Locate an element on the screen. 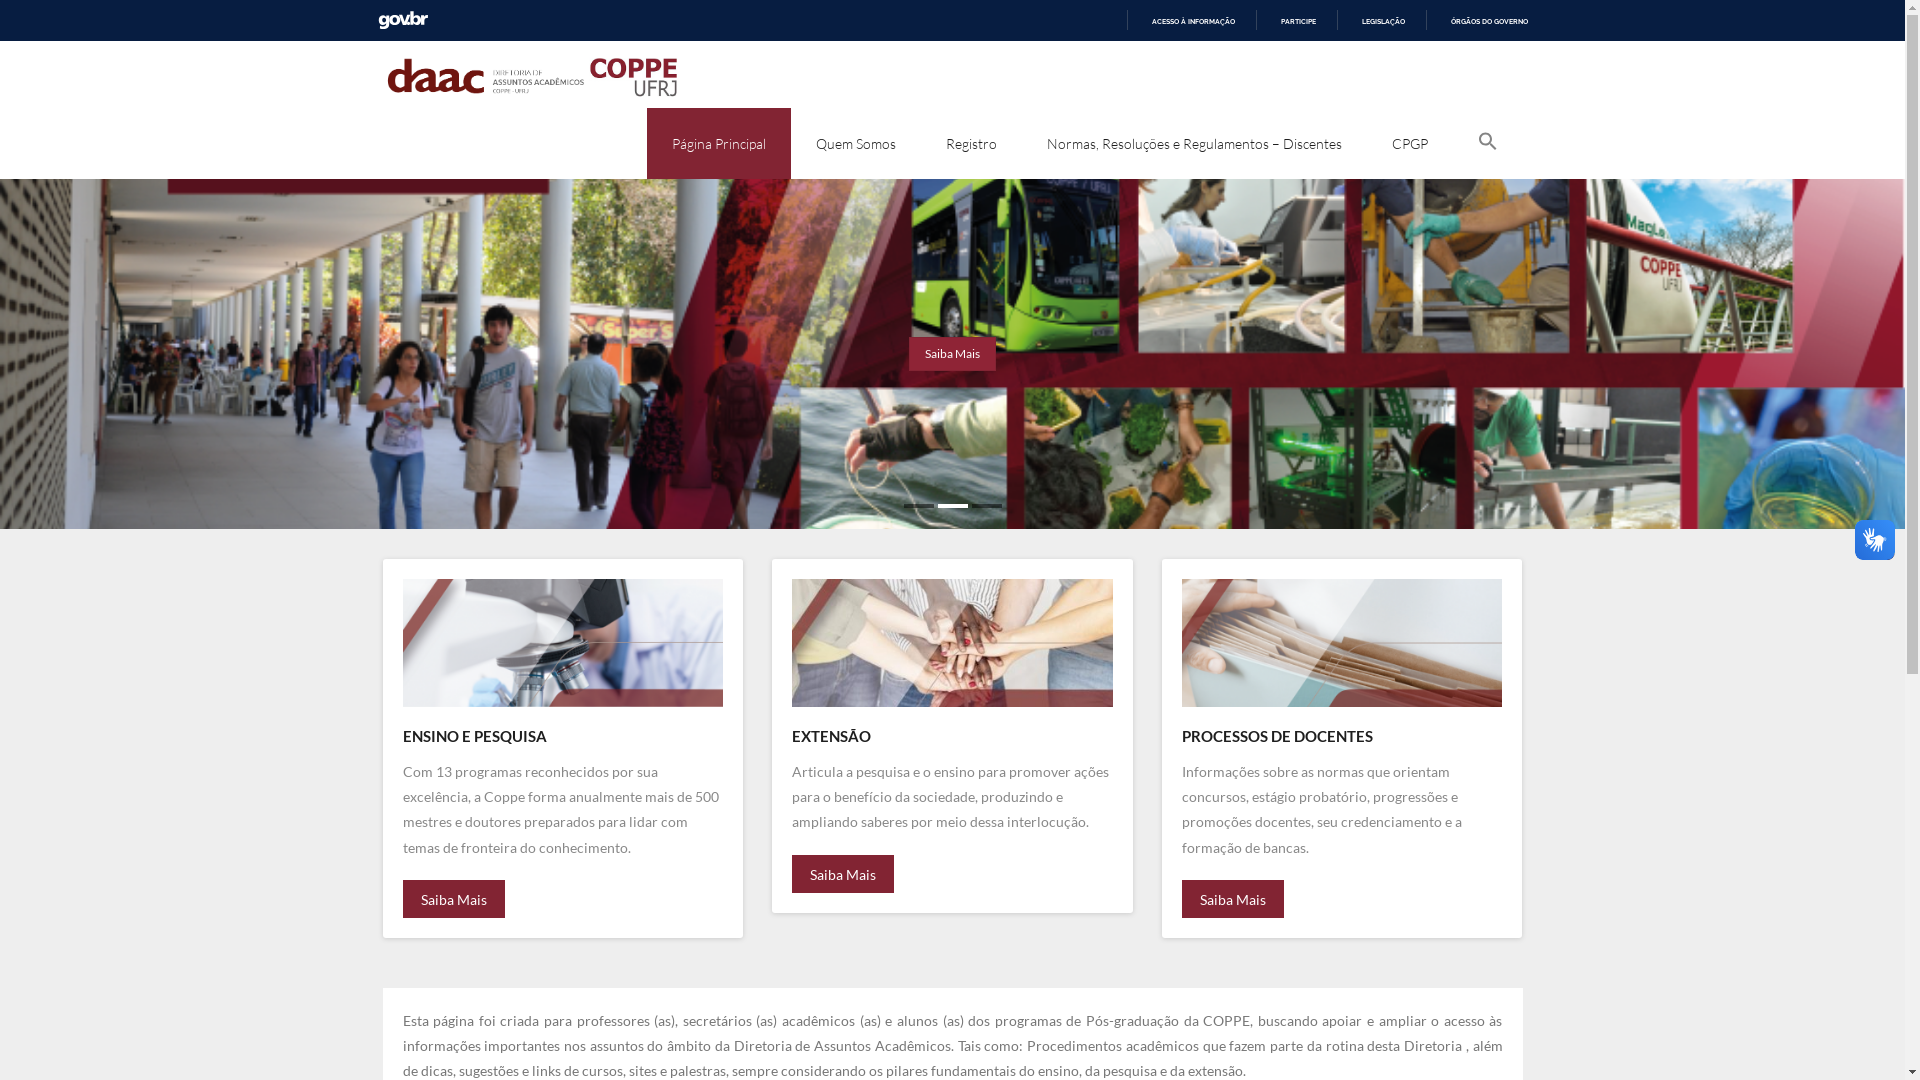  '3' is located at coordinates (987, 504).